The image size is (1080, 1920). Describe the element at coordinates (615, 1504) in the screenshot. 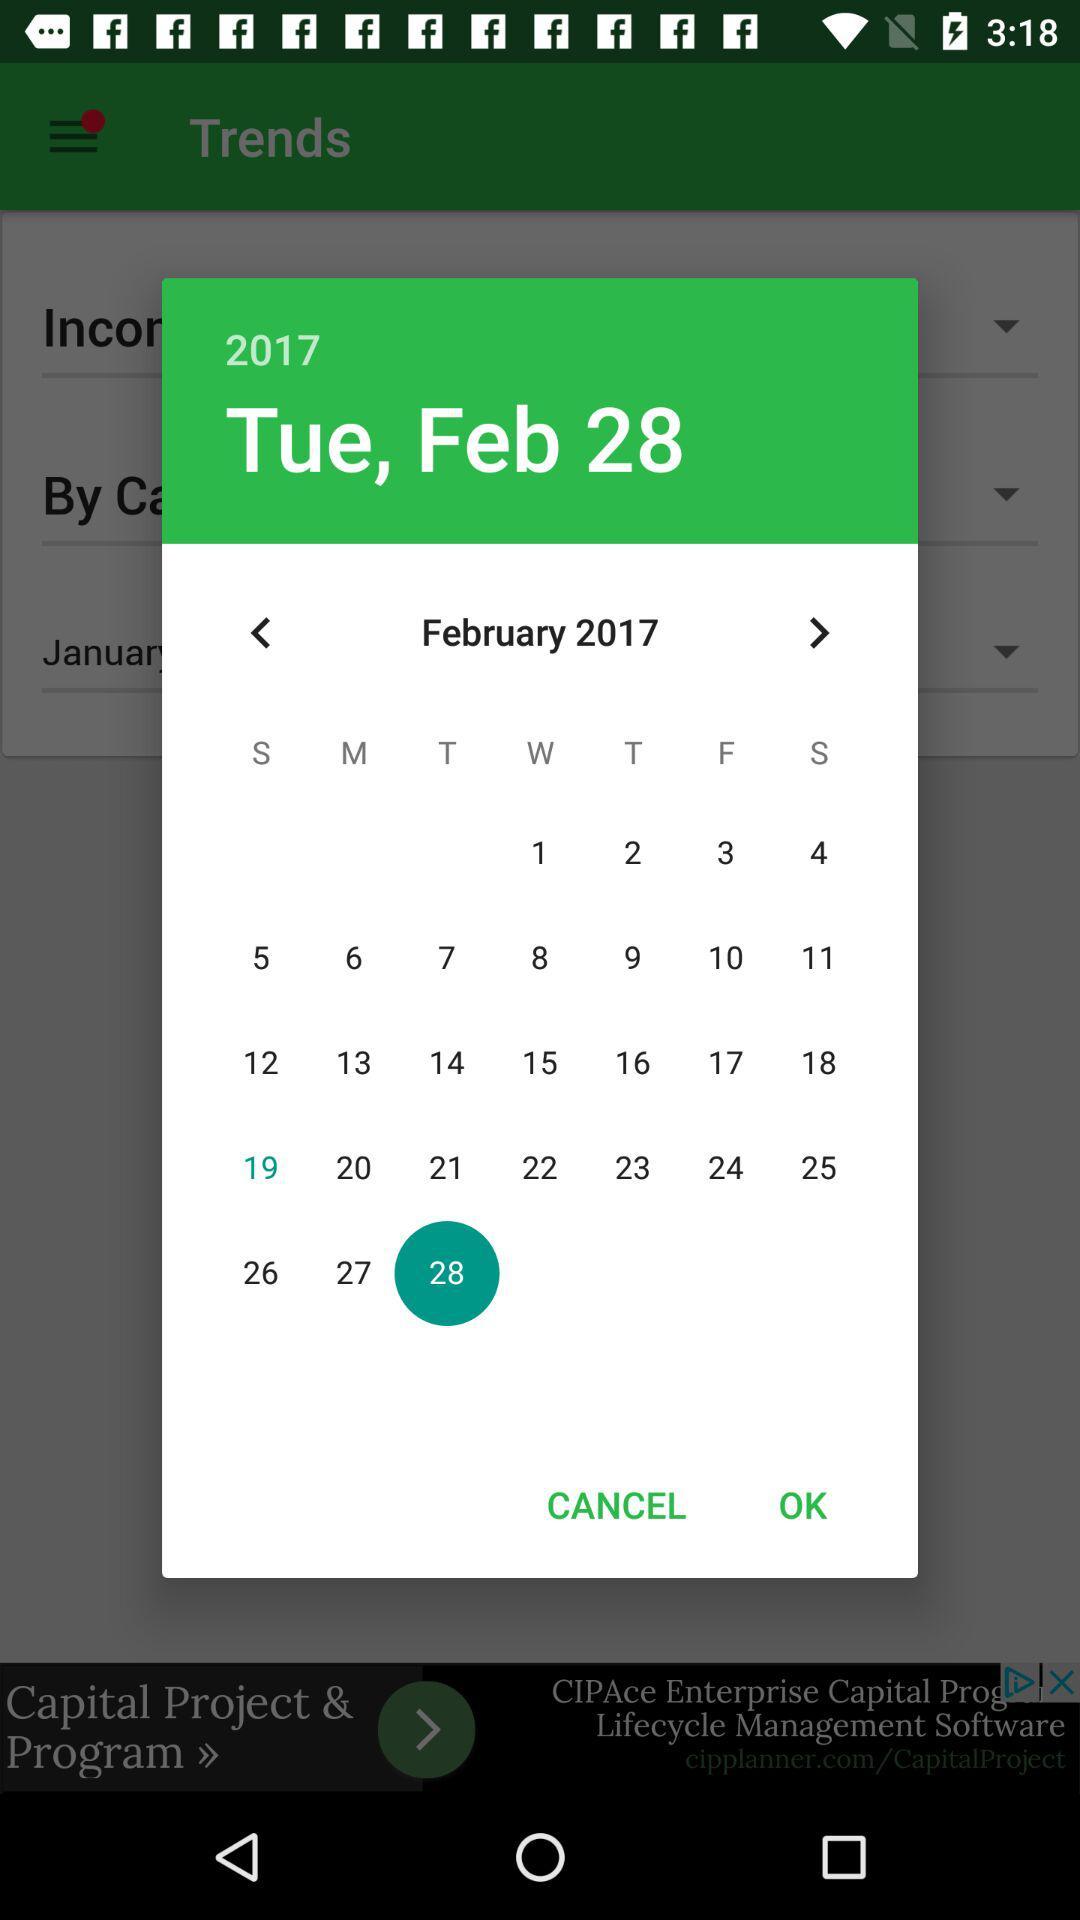

I see `cancel icon` at that location.